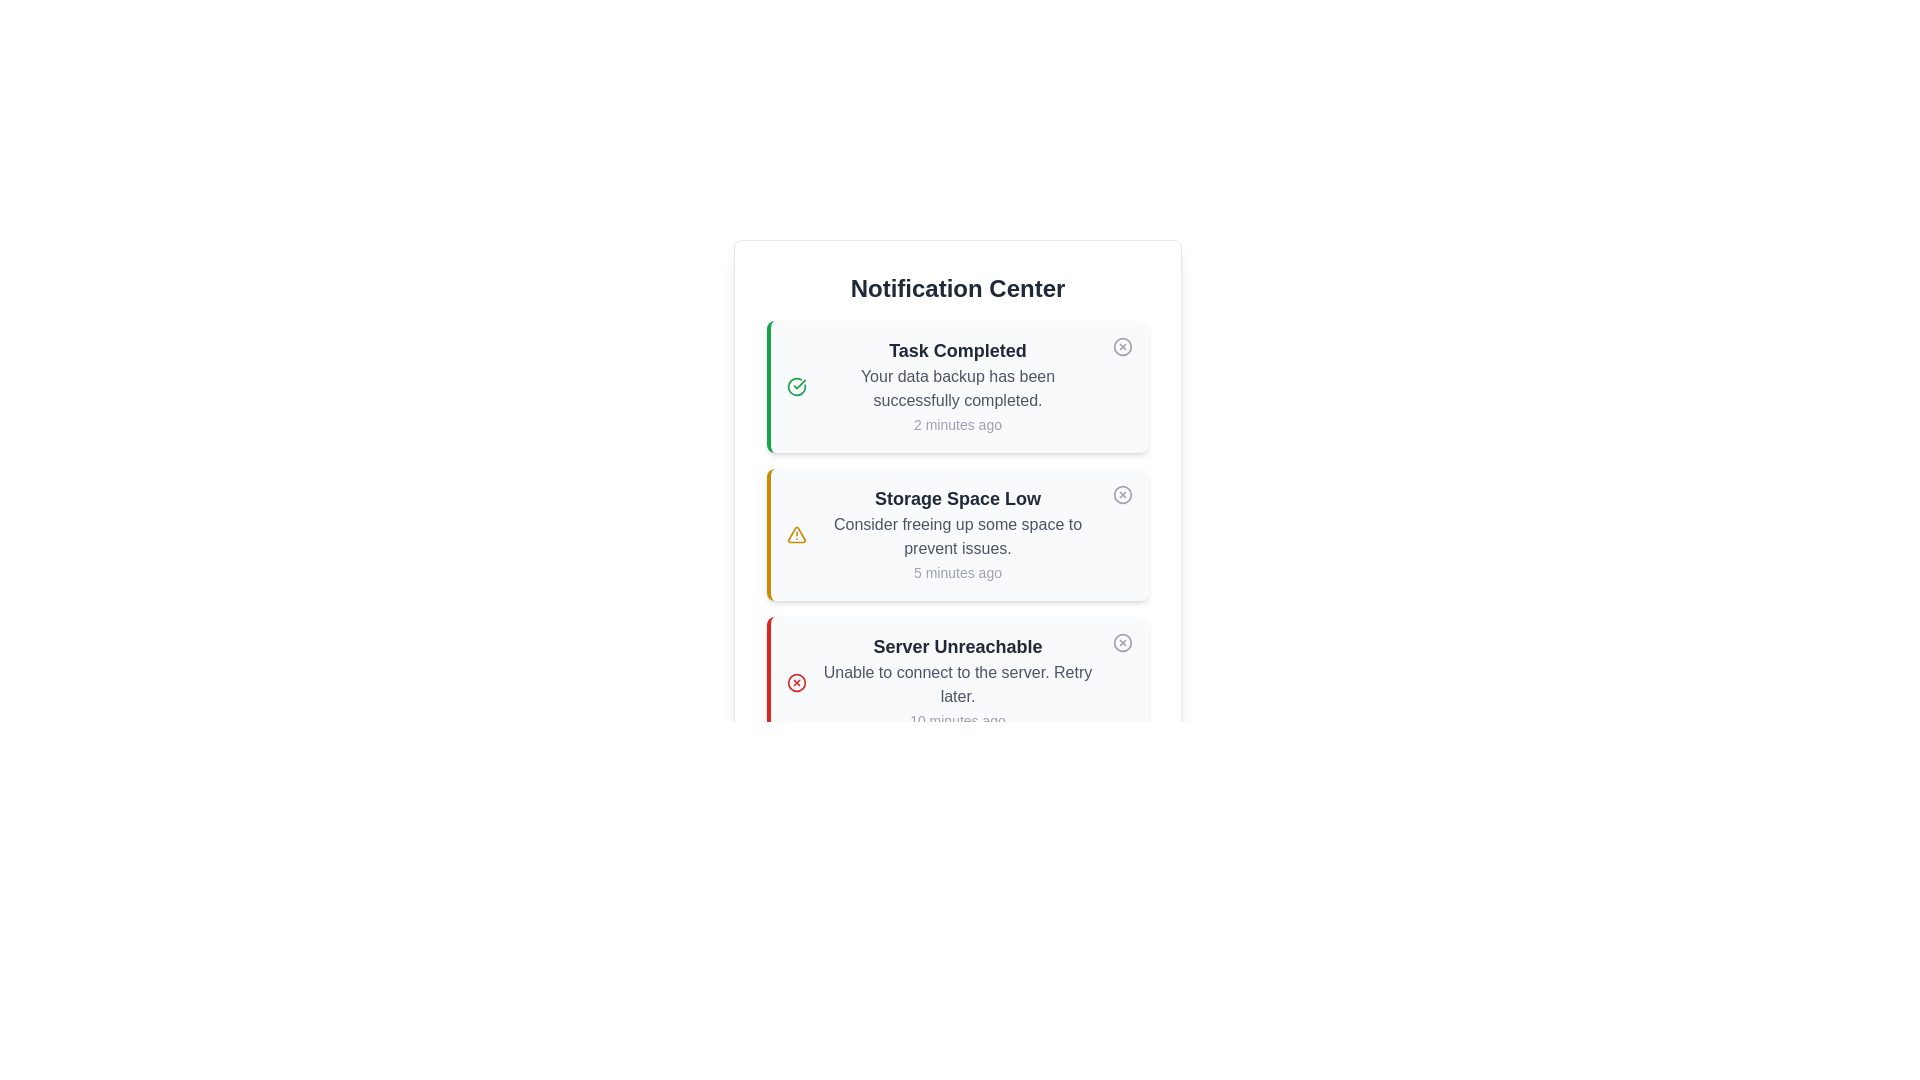  Describe the element at coordinates (957, 534) in the screenshot. I see `the Notification card with a yellow border that summarizes storage space usage, located centrally within the 'Notification Center' as the second notification` at that location.